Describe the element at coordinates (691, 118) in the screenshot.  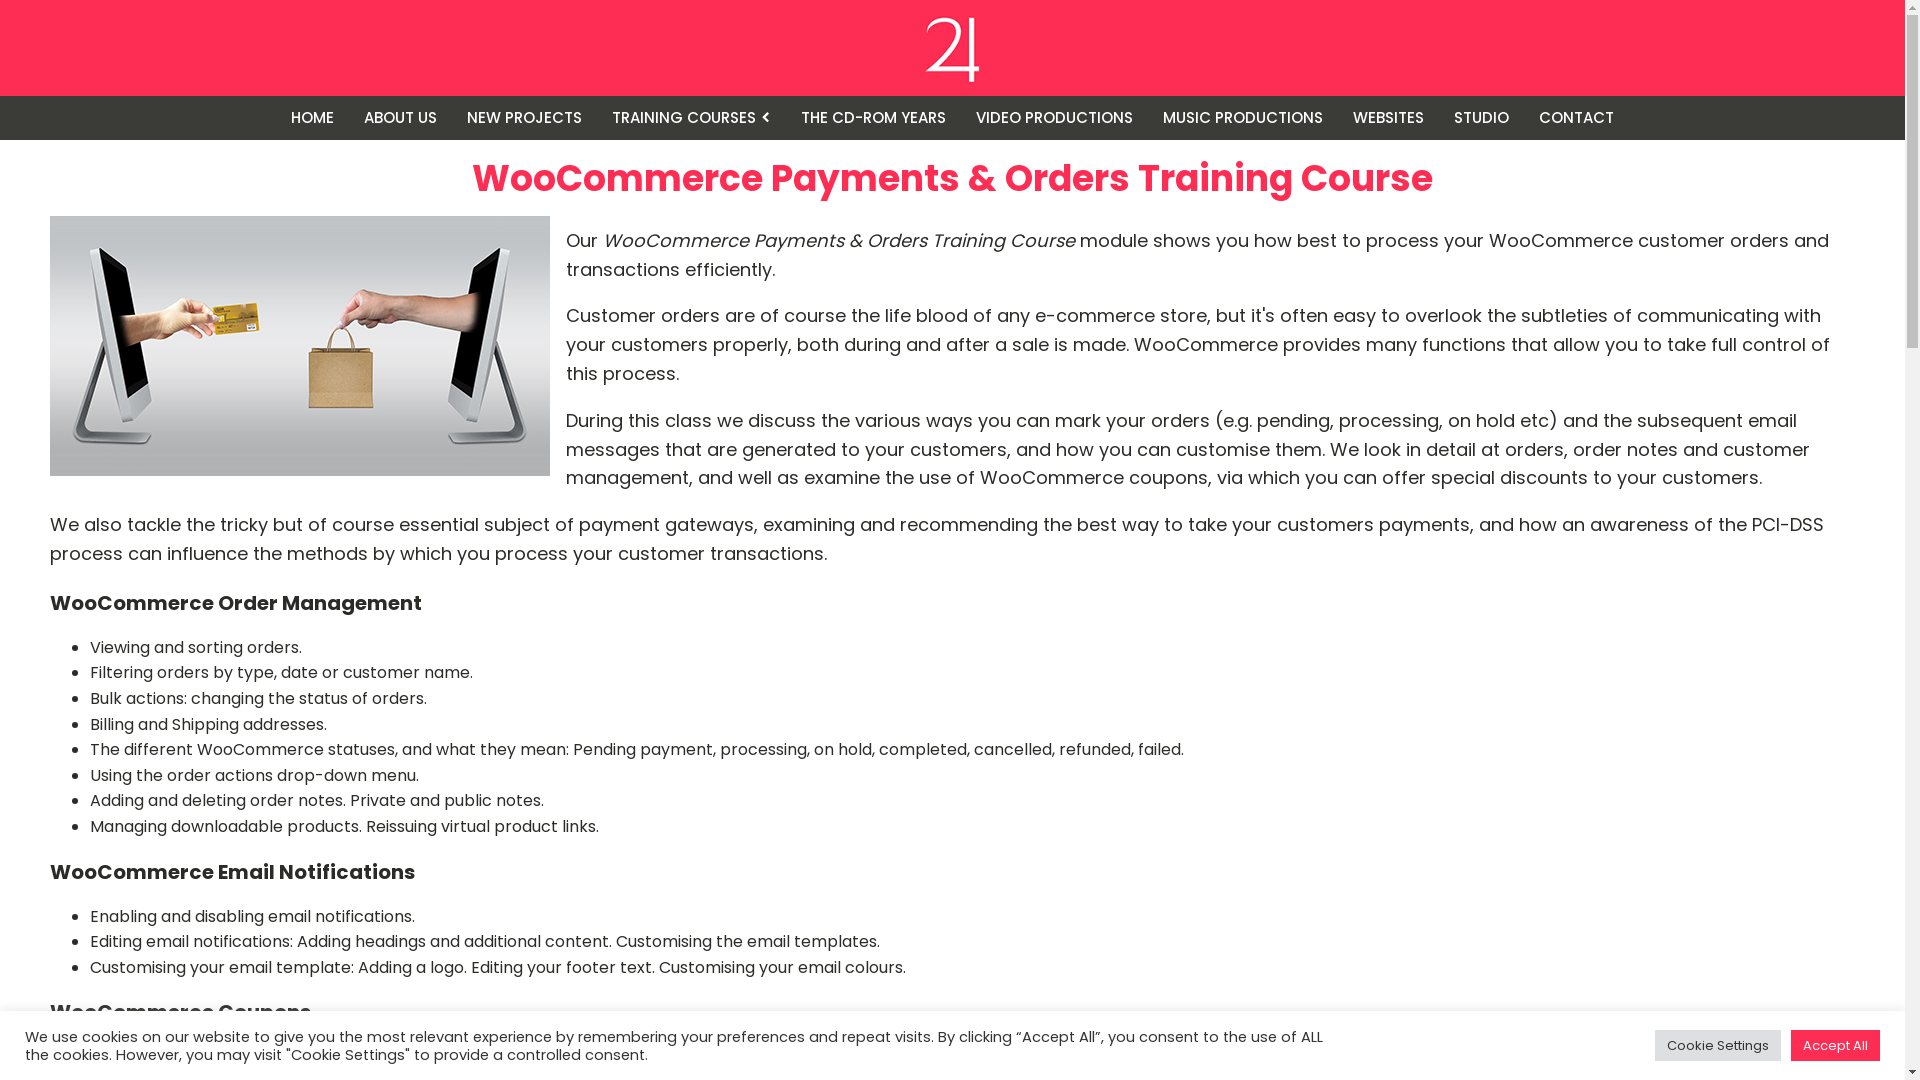
I see `'TRAINING COURSES'` at that location.